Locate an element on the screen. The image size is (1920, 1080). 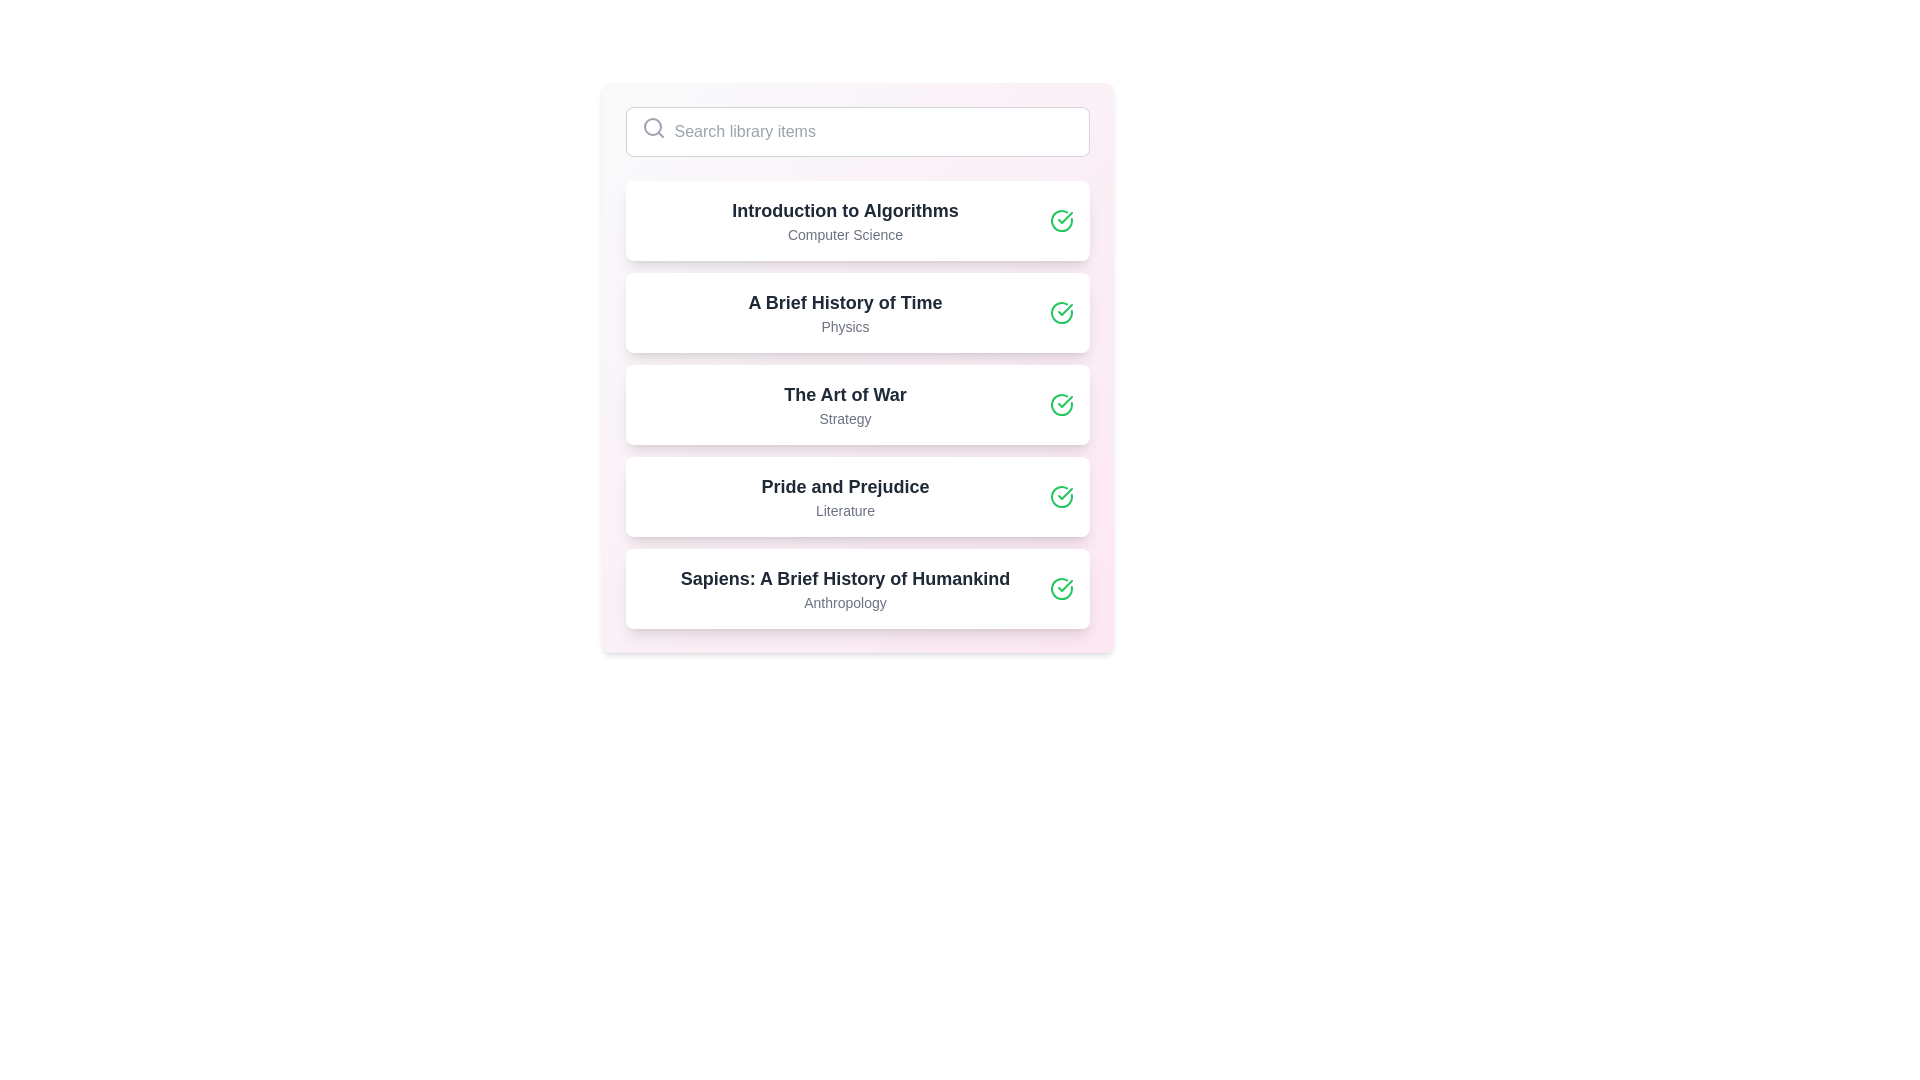
the checkmark icon within the circular stroke symbol, which is positioned on the right-hand side of 'The Art of War' card under the 'Strategy' category is located at coordinates (1064, 401).